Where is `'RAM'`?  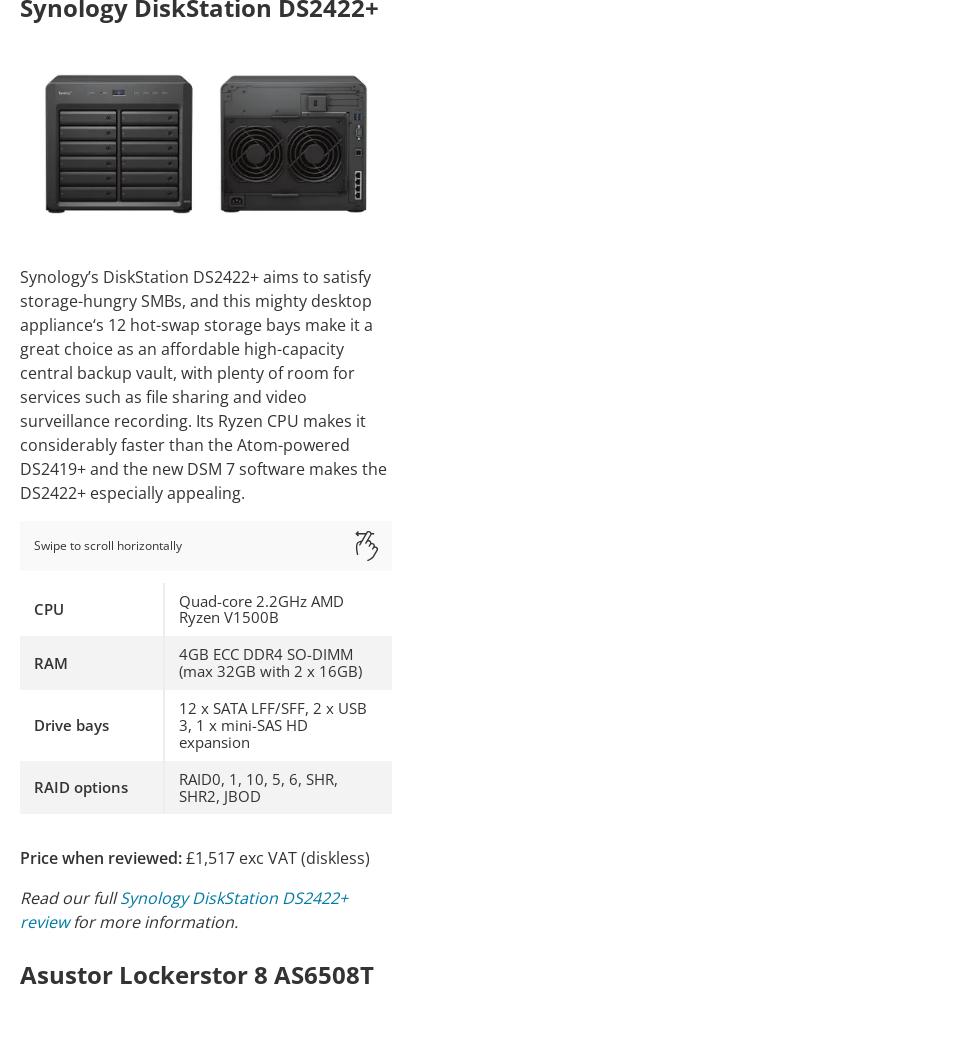
'RAM' is located at coordinates (50, 661).